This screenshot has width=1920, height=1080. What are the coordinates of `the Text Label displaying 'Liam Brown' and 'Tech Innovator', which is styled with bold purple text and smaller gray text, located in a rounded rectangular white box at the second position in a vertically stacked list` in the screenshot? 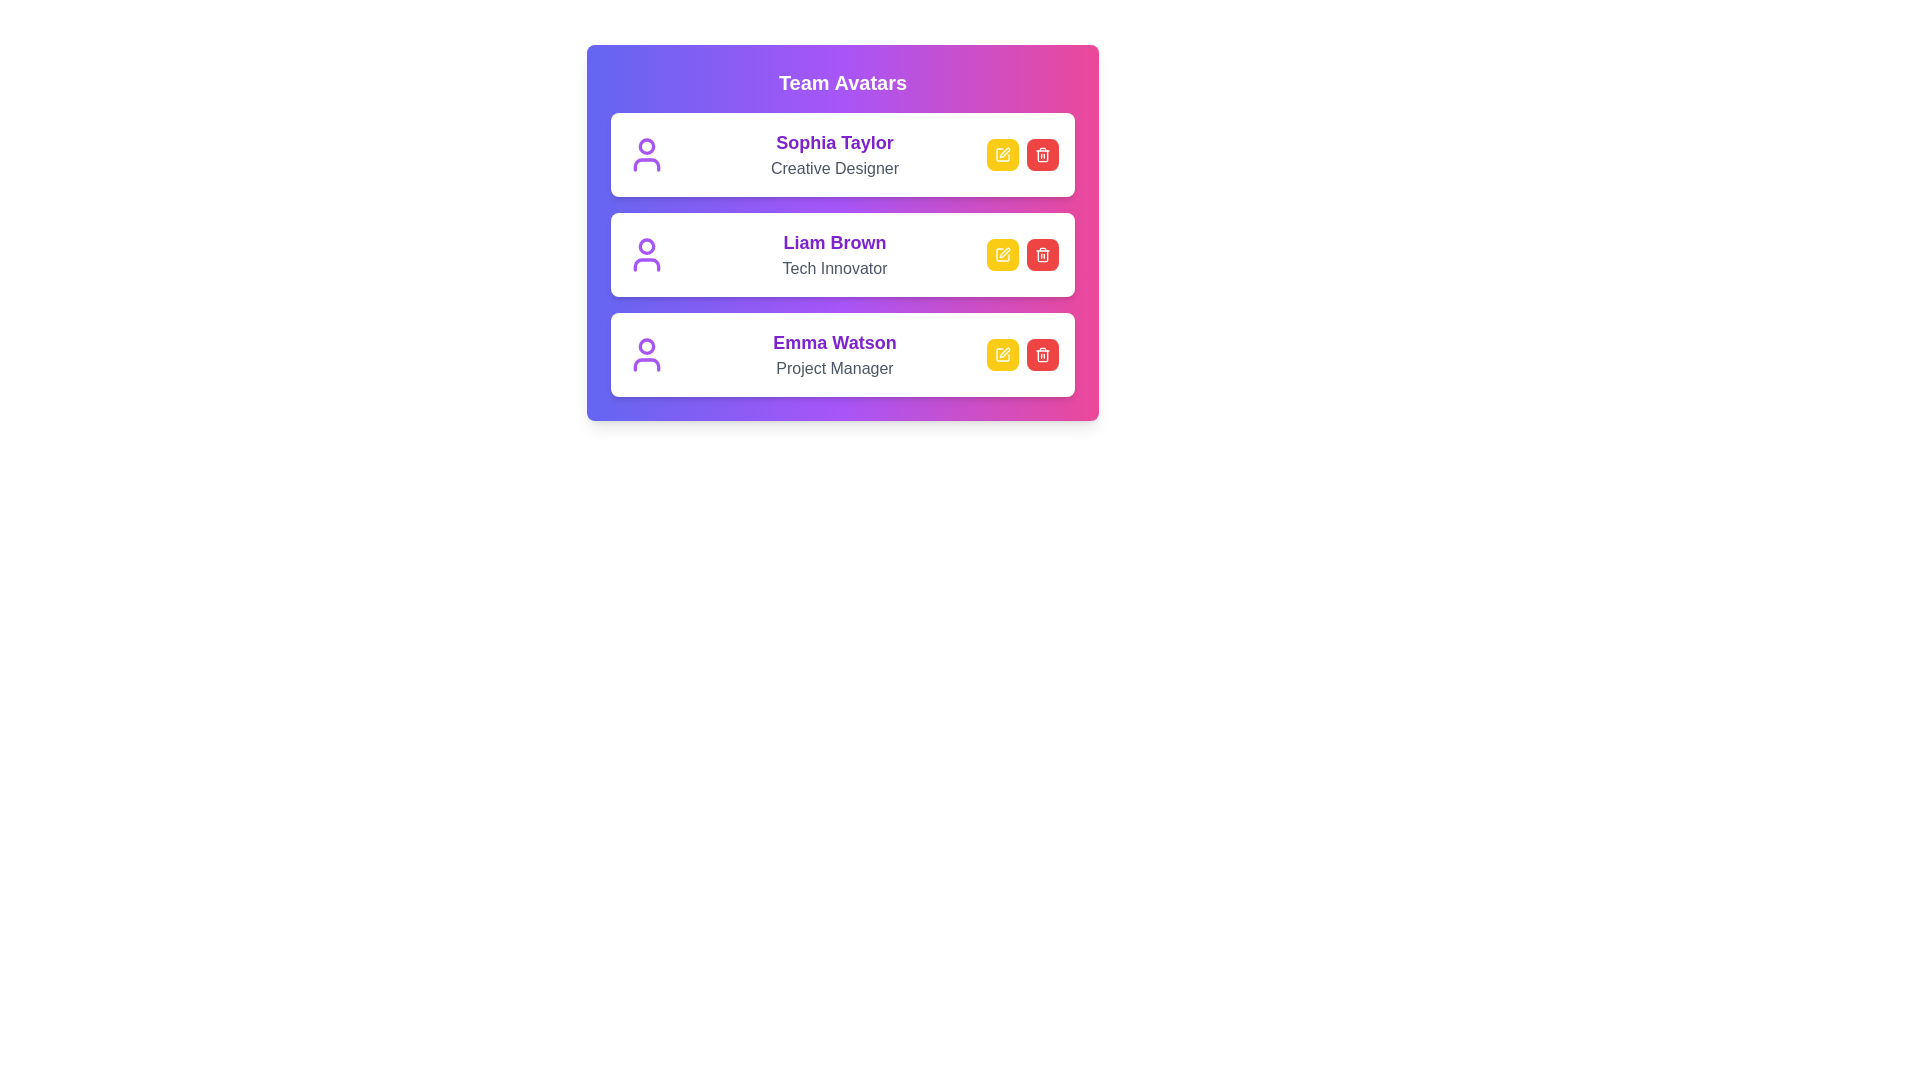 It's located at (835, 253).